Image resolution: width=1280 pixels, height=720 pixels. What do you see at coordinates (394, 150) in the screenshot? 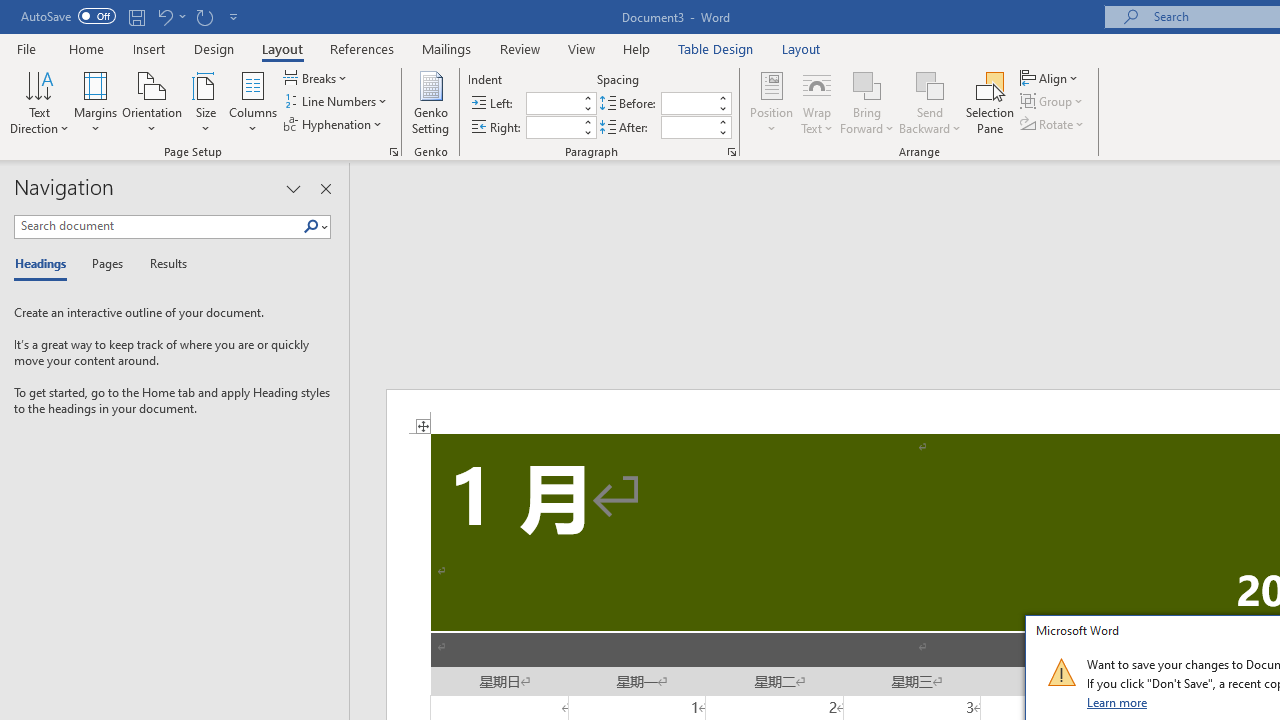
I see `'Page Setup...'` at bounding box center [394, 150].